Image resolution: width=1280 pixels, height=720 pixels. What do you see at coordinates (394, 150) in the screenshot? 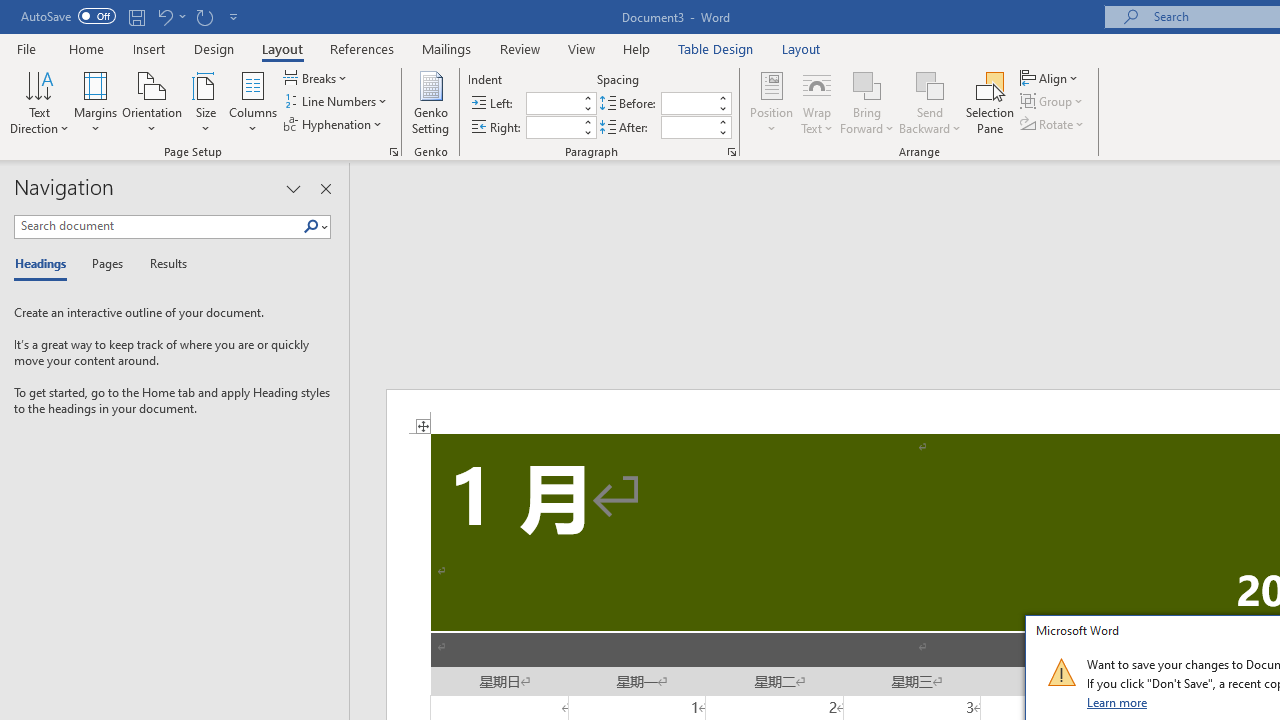
I see `'Page Setup...'` at bounding box center [394, 150].